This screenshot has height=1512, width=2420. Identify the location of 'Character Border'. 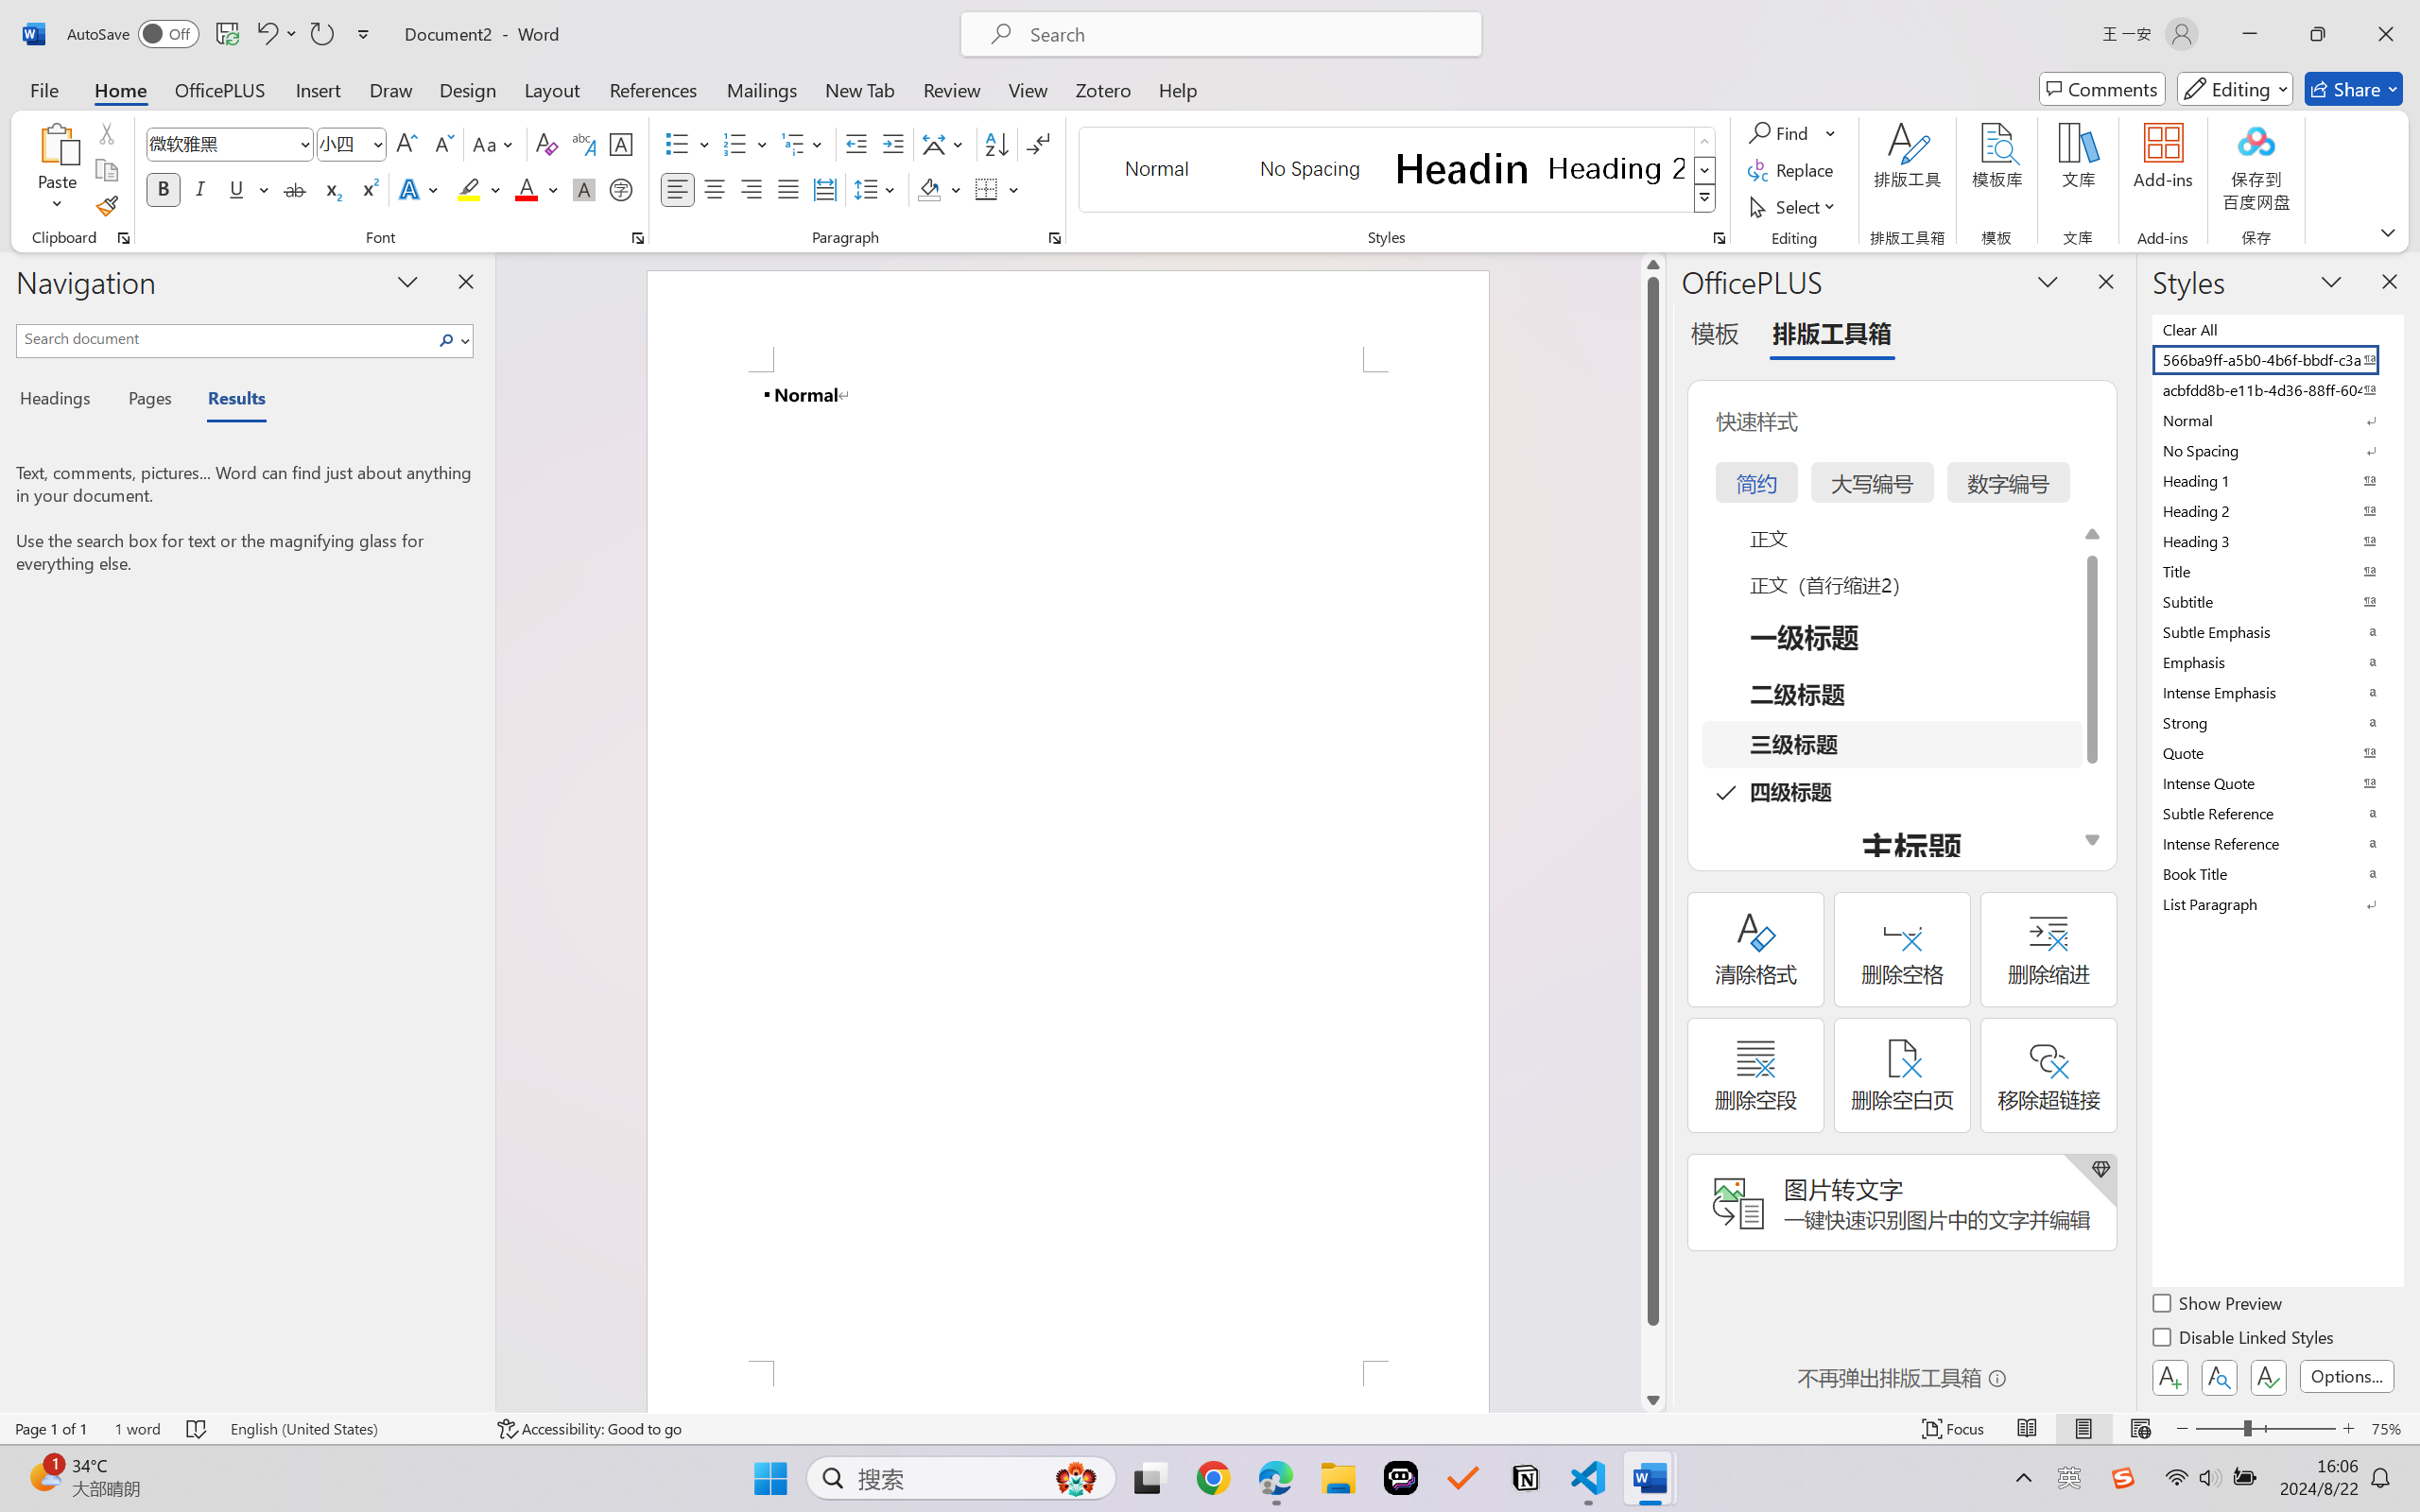
(621, 144).